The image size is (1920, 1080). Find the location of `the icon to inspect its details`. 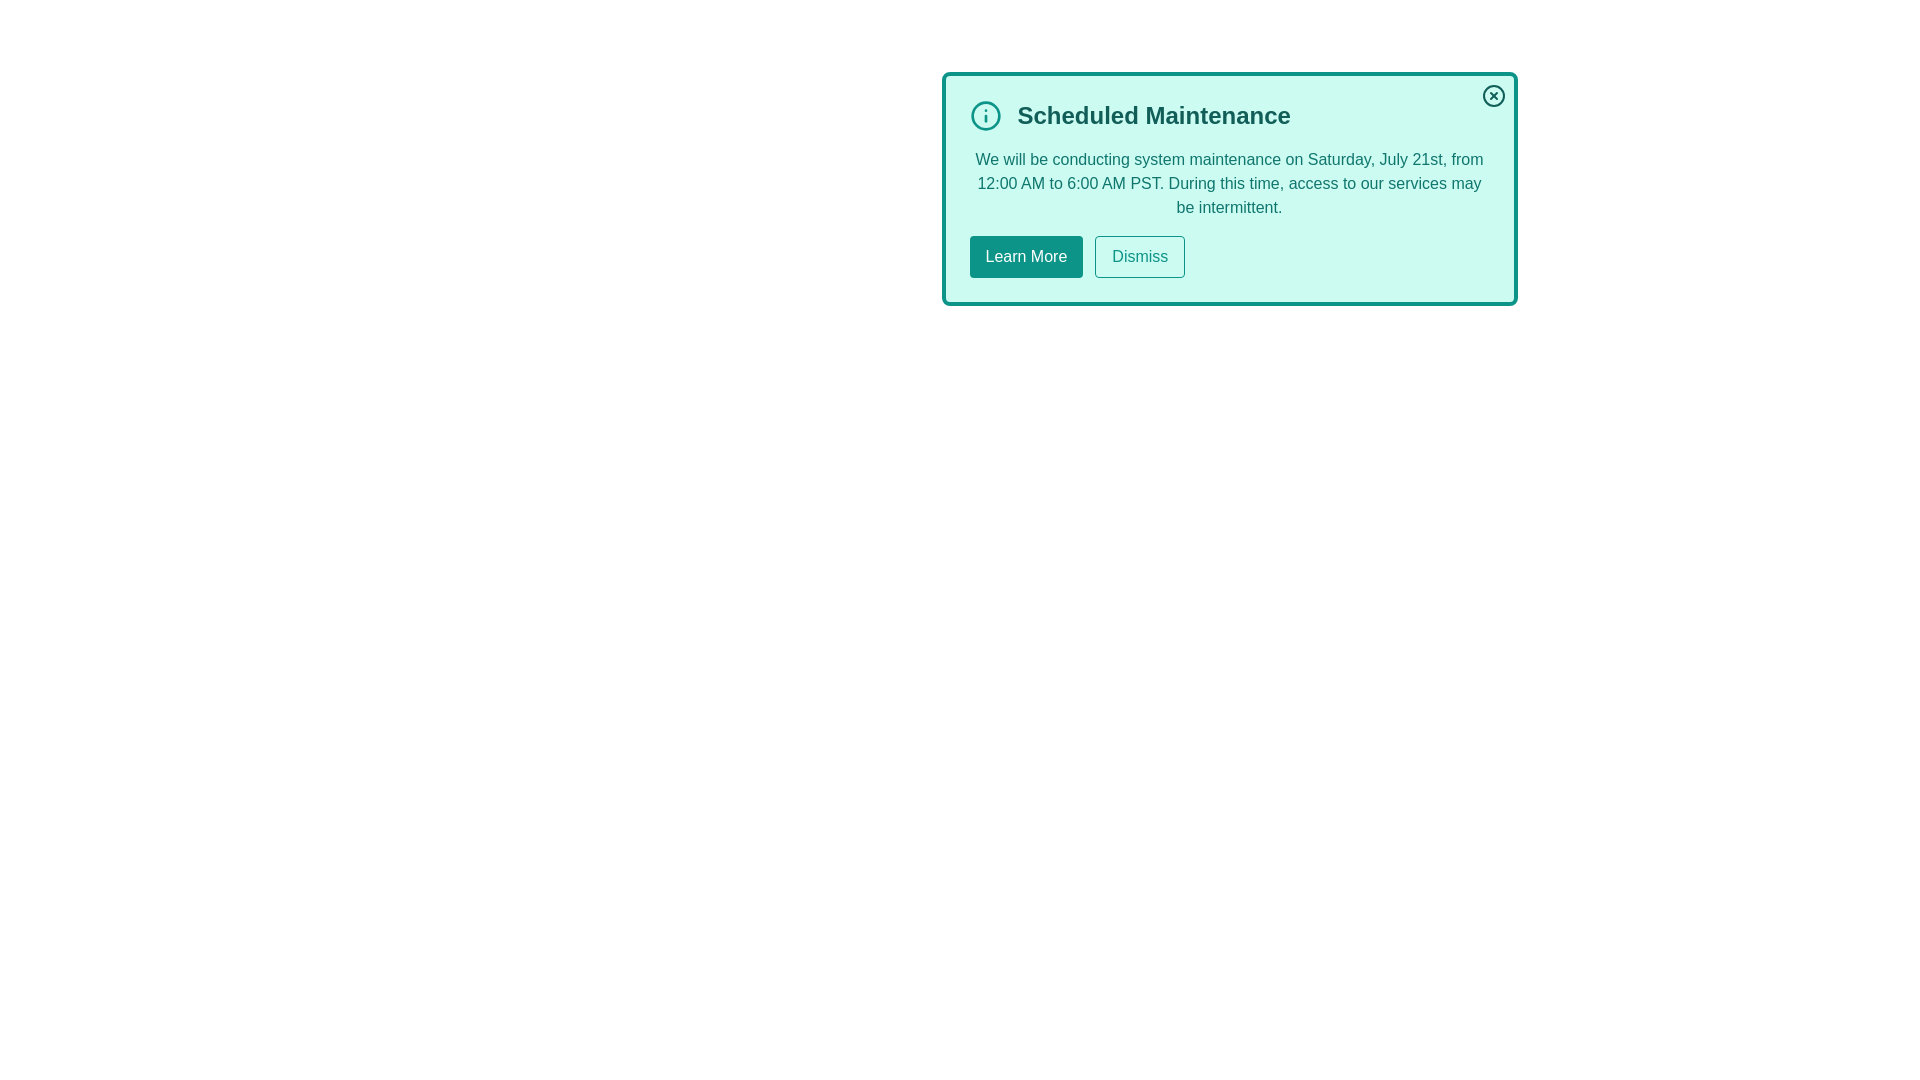

the icon to inspect its details is located at coordinates (985, 115).